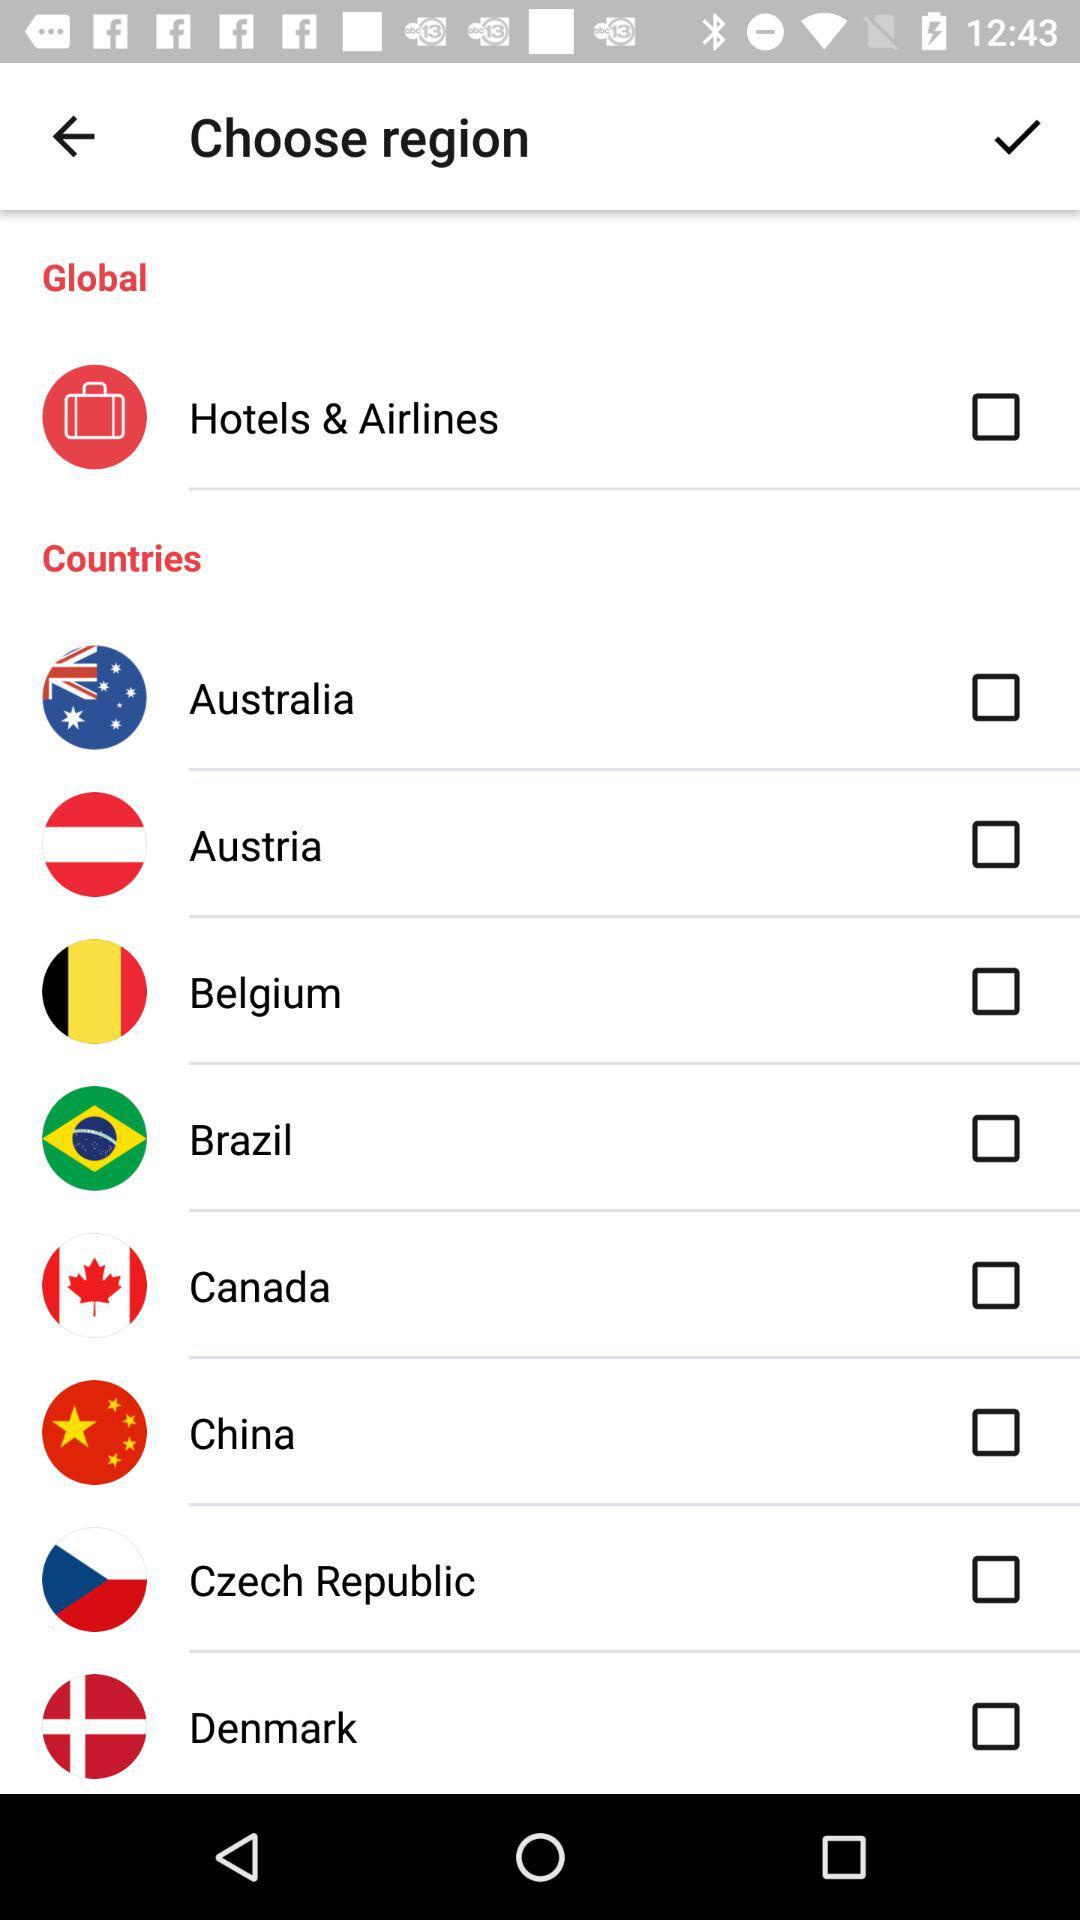 The image size is (1080, 1920). Describe the element at coordinates (72, 135) in the screenshot. I see `the icon above global item` at that location.